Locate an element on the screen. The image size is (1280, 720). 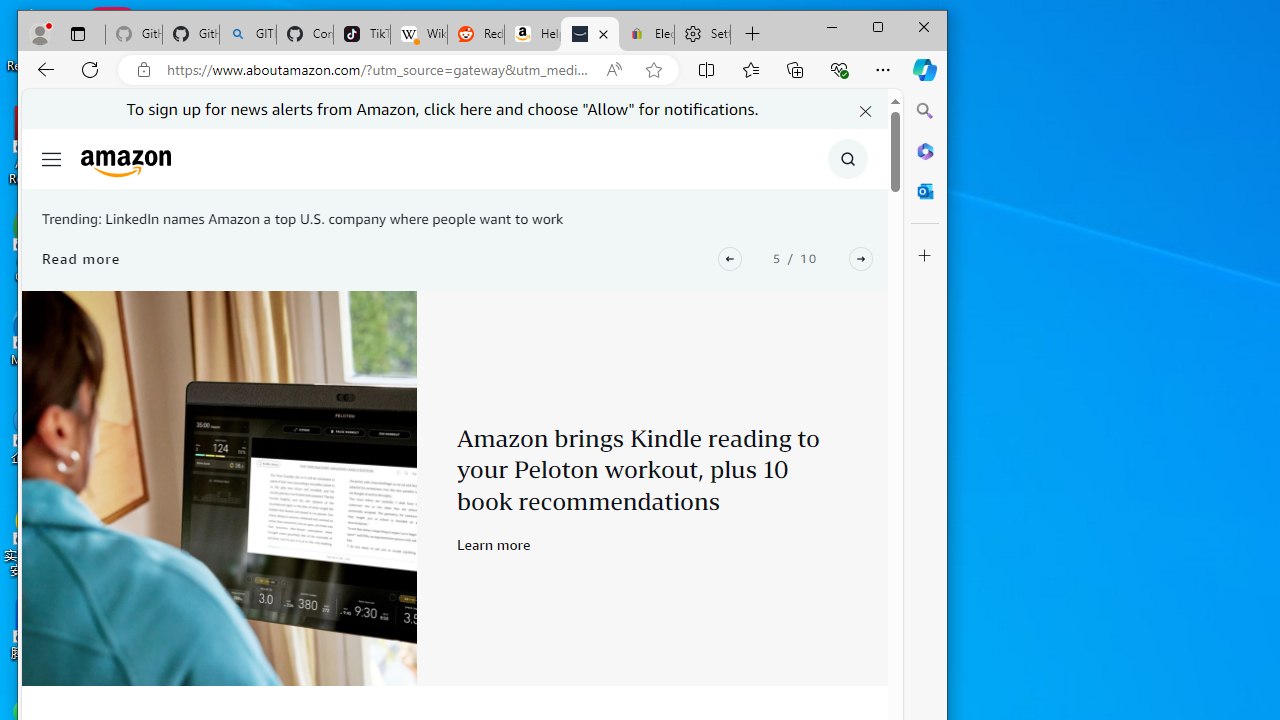
'Wikipedia, the free encyclopedia' is located at coordinates (417, 34).